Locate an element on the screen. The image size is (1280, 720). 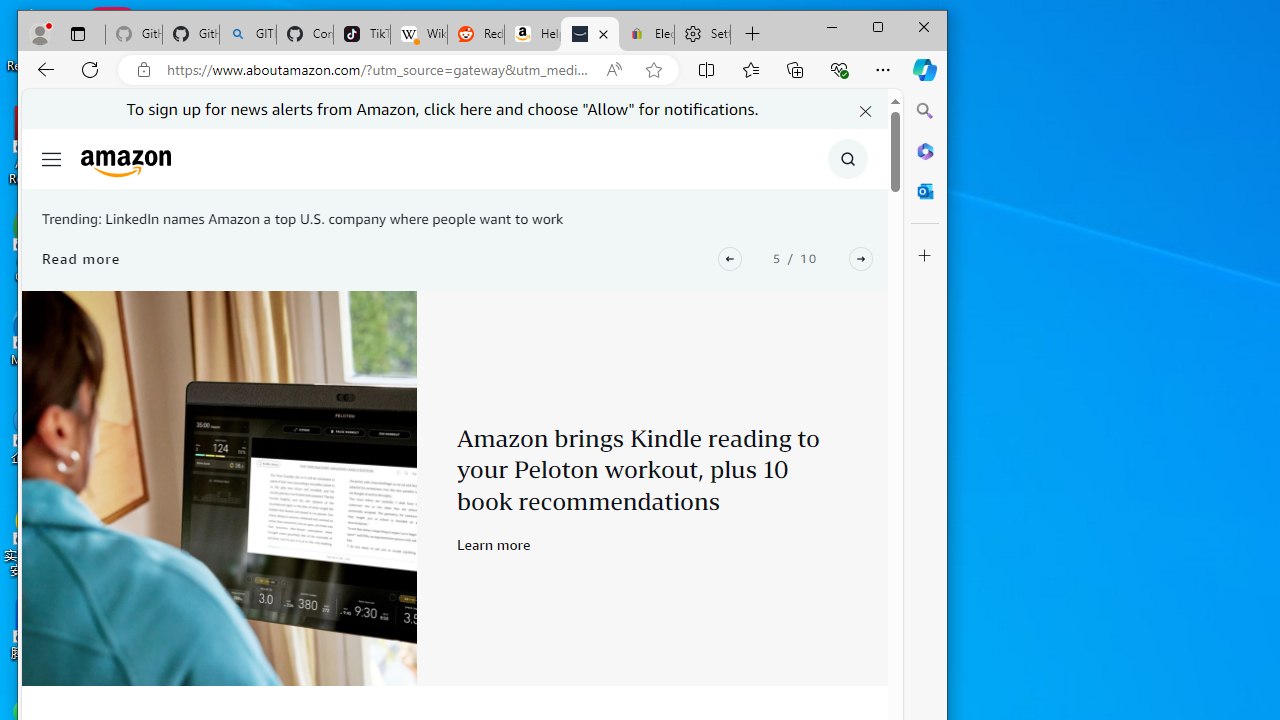
'Wikipedia, the free encyclopedia' is located at coordinates (417, 34).